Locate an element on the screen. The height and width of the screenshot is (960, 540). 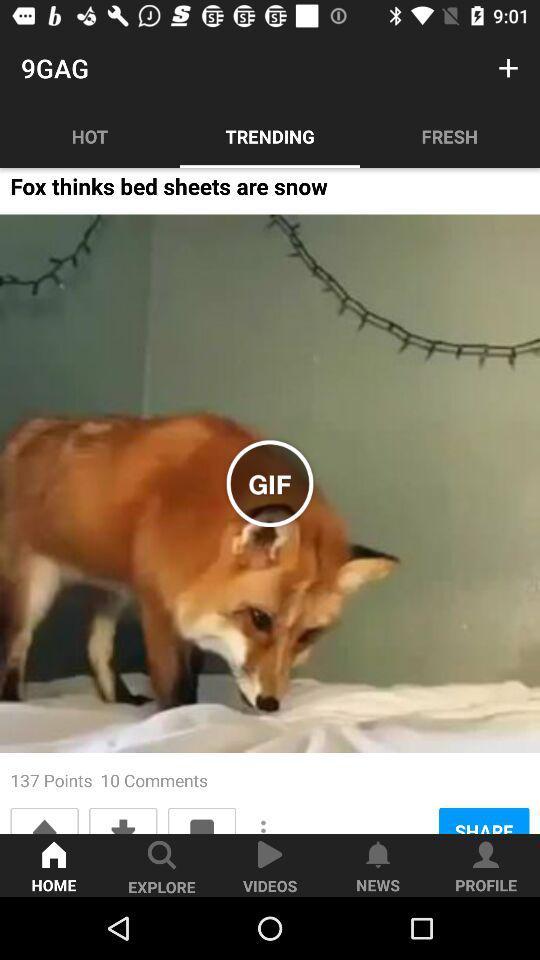
item below the 137 points 	10 icon is located at coordinates (44, 820).